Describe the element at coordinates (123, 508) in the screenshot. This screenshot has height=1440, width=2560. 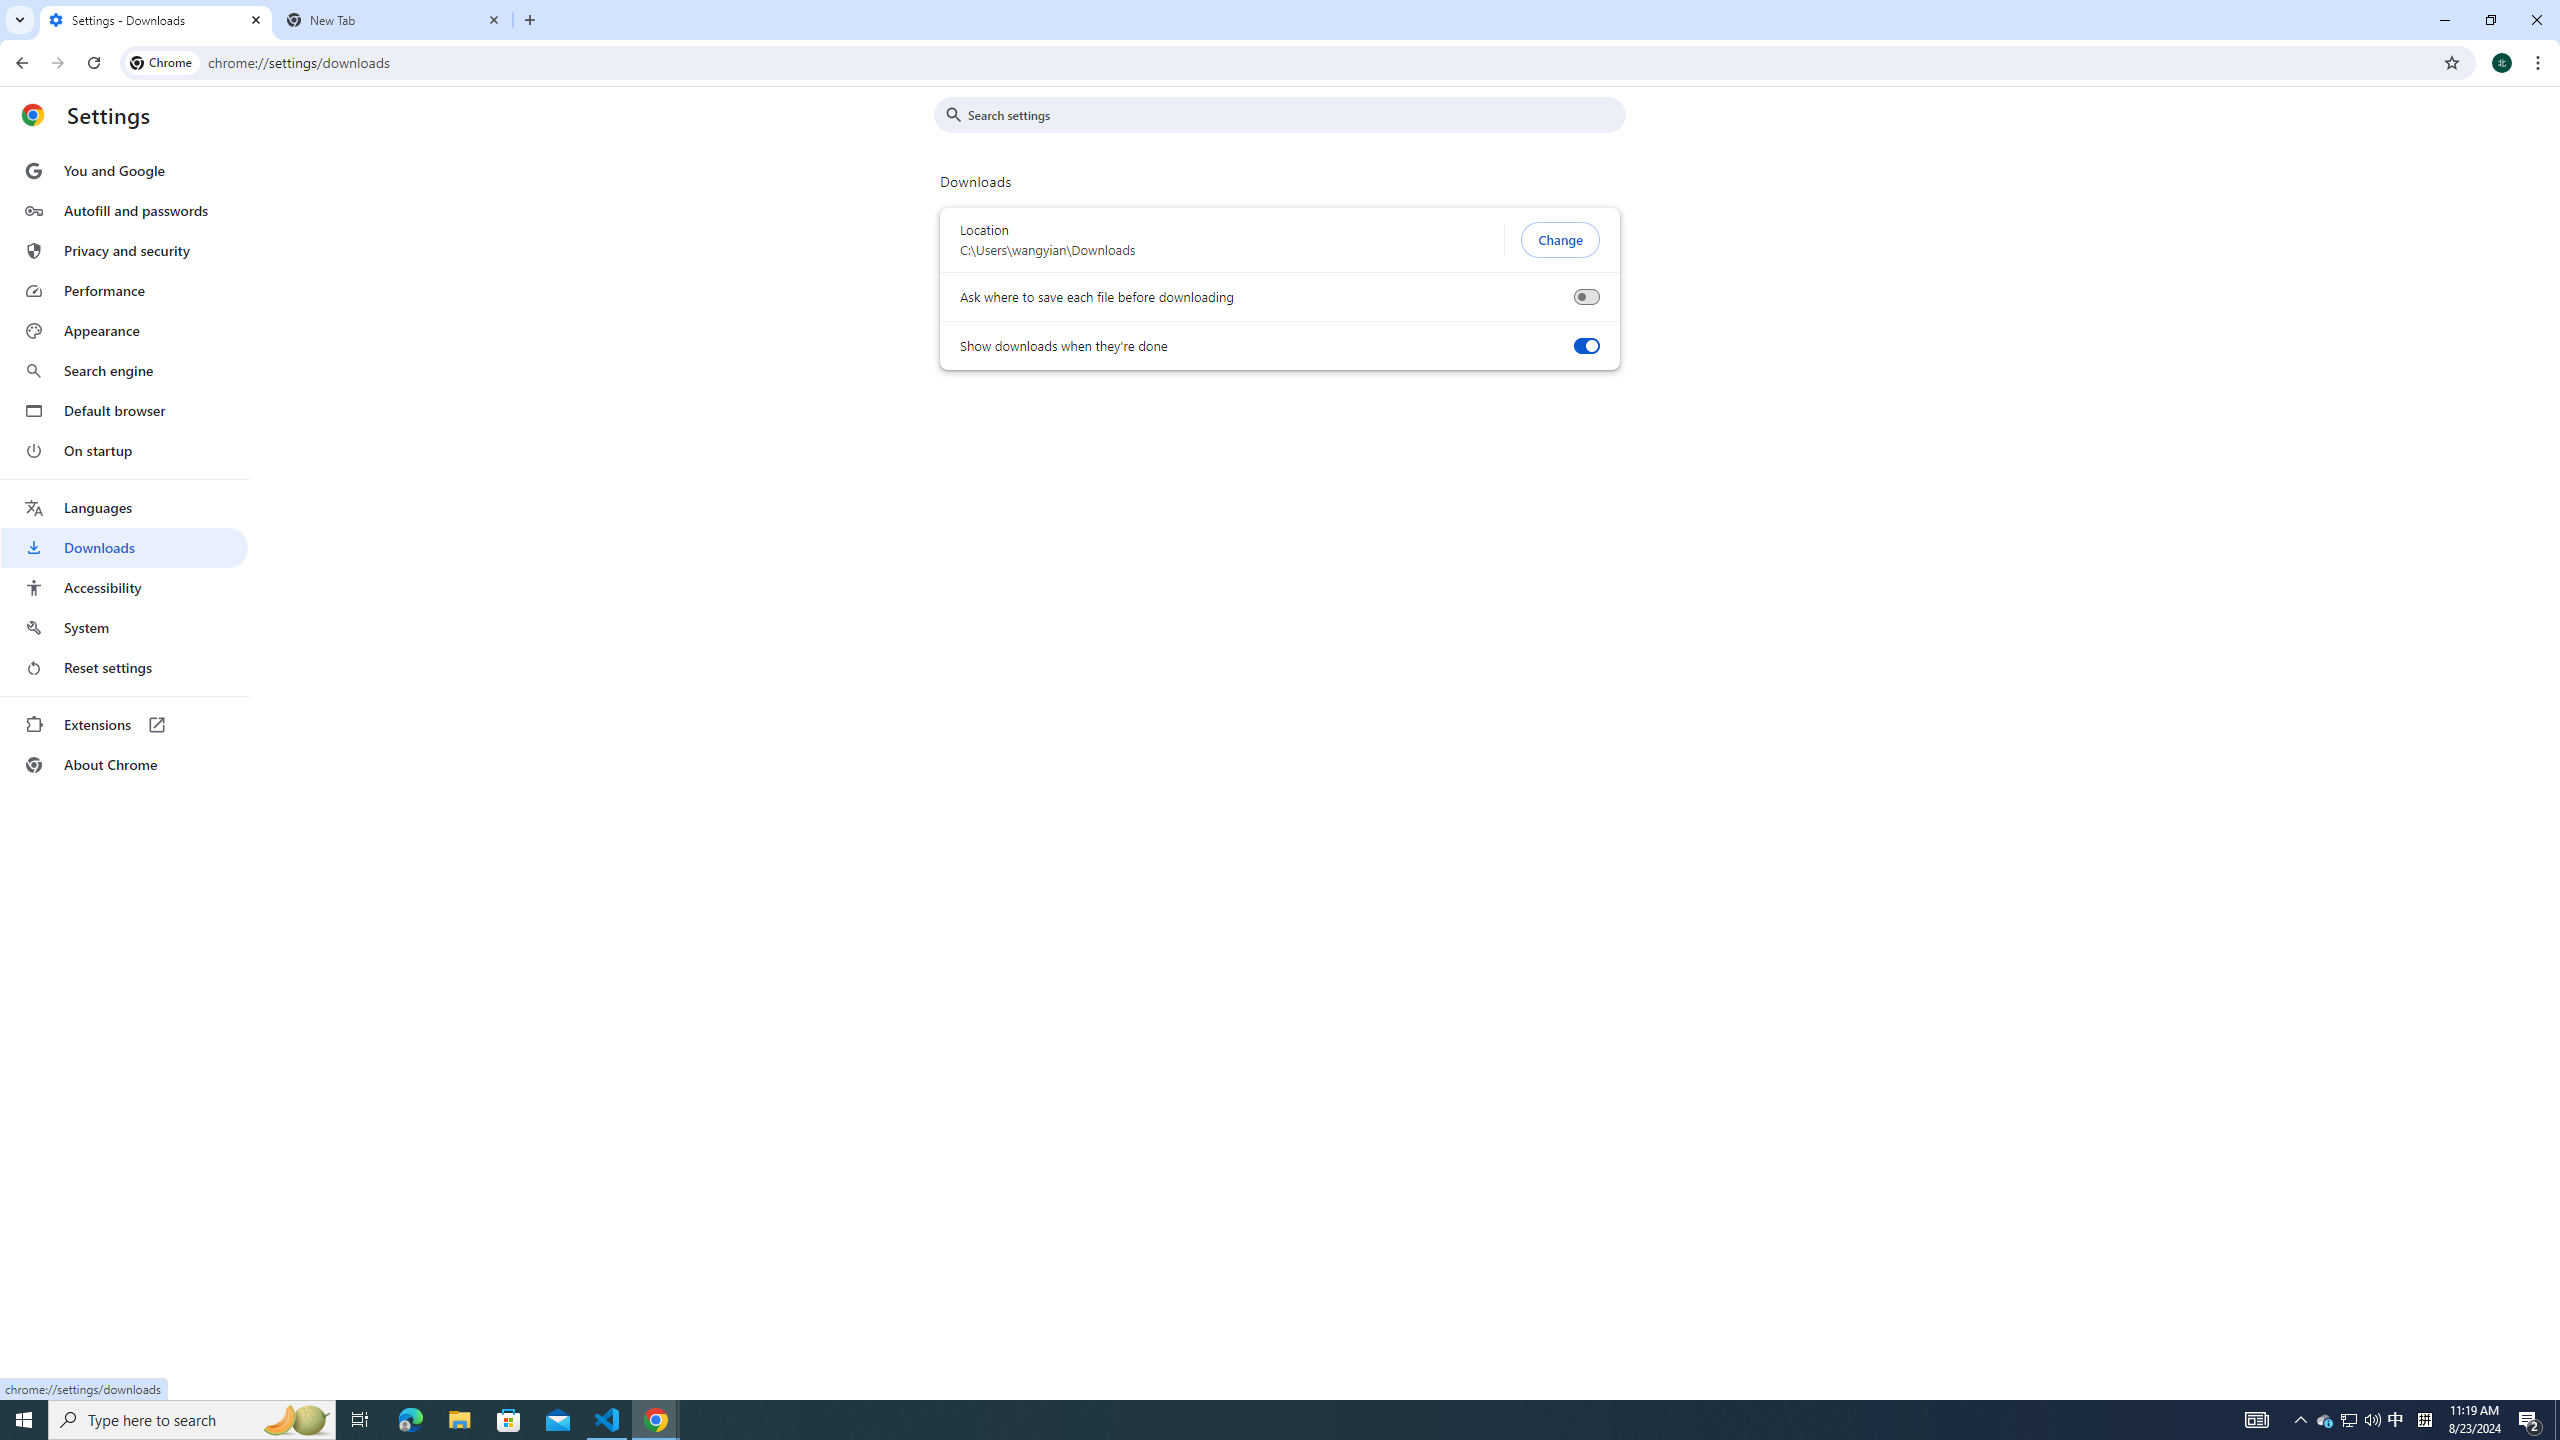
I see `'Languages'` at that location.